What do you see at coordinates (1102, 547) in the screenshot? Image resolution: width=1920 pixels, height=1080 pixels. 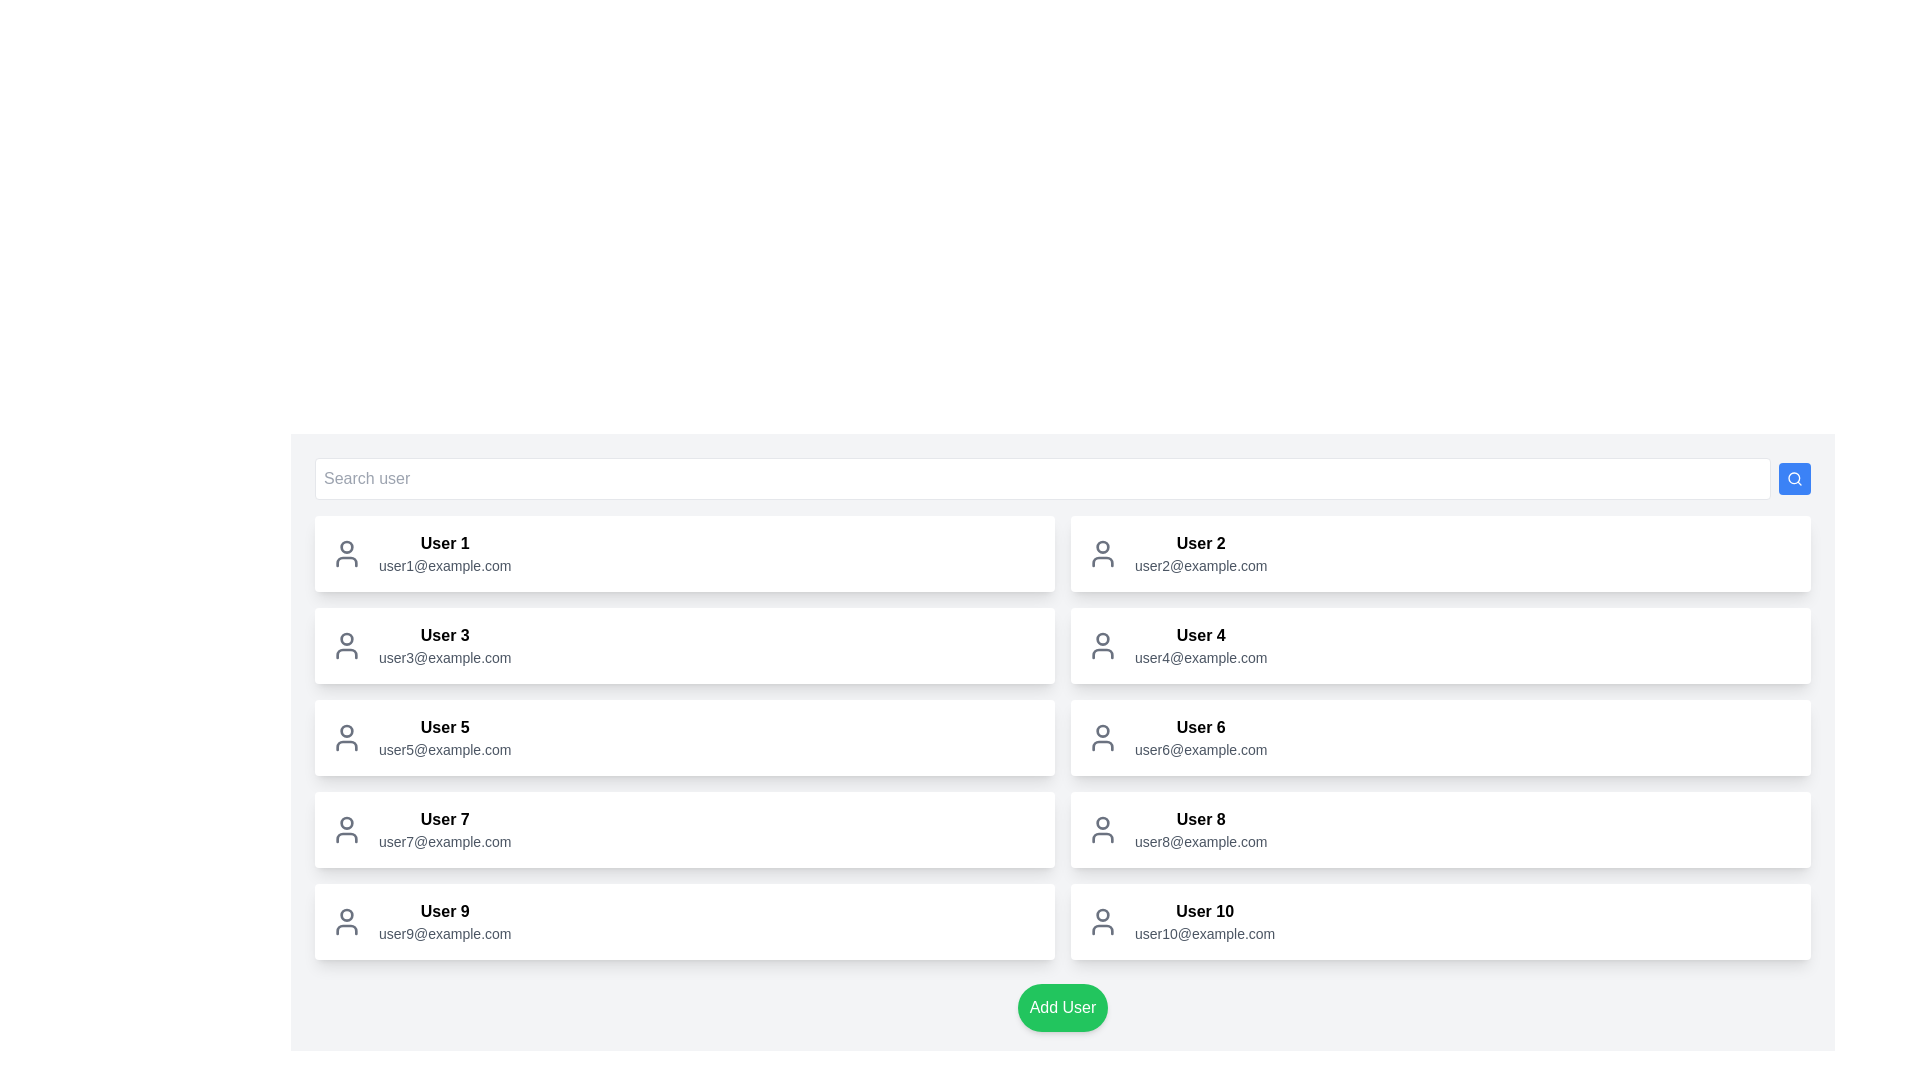 I see `the decorative graphical element that represents 'User 2' in the user icon located in the right-hand column of the list` at bounding box center [1102, 547].